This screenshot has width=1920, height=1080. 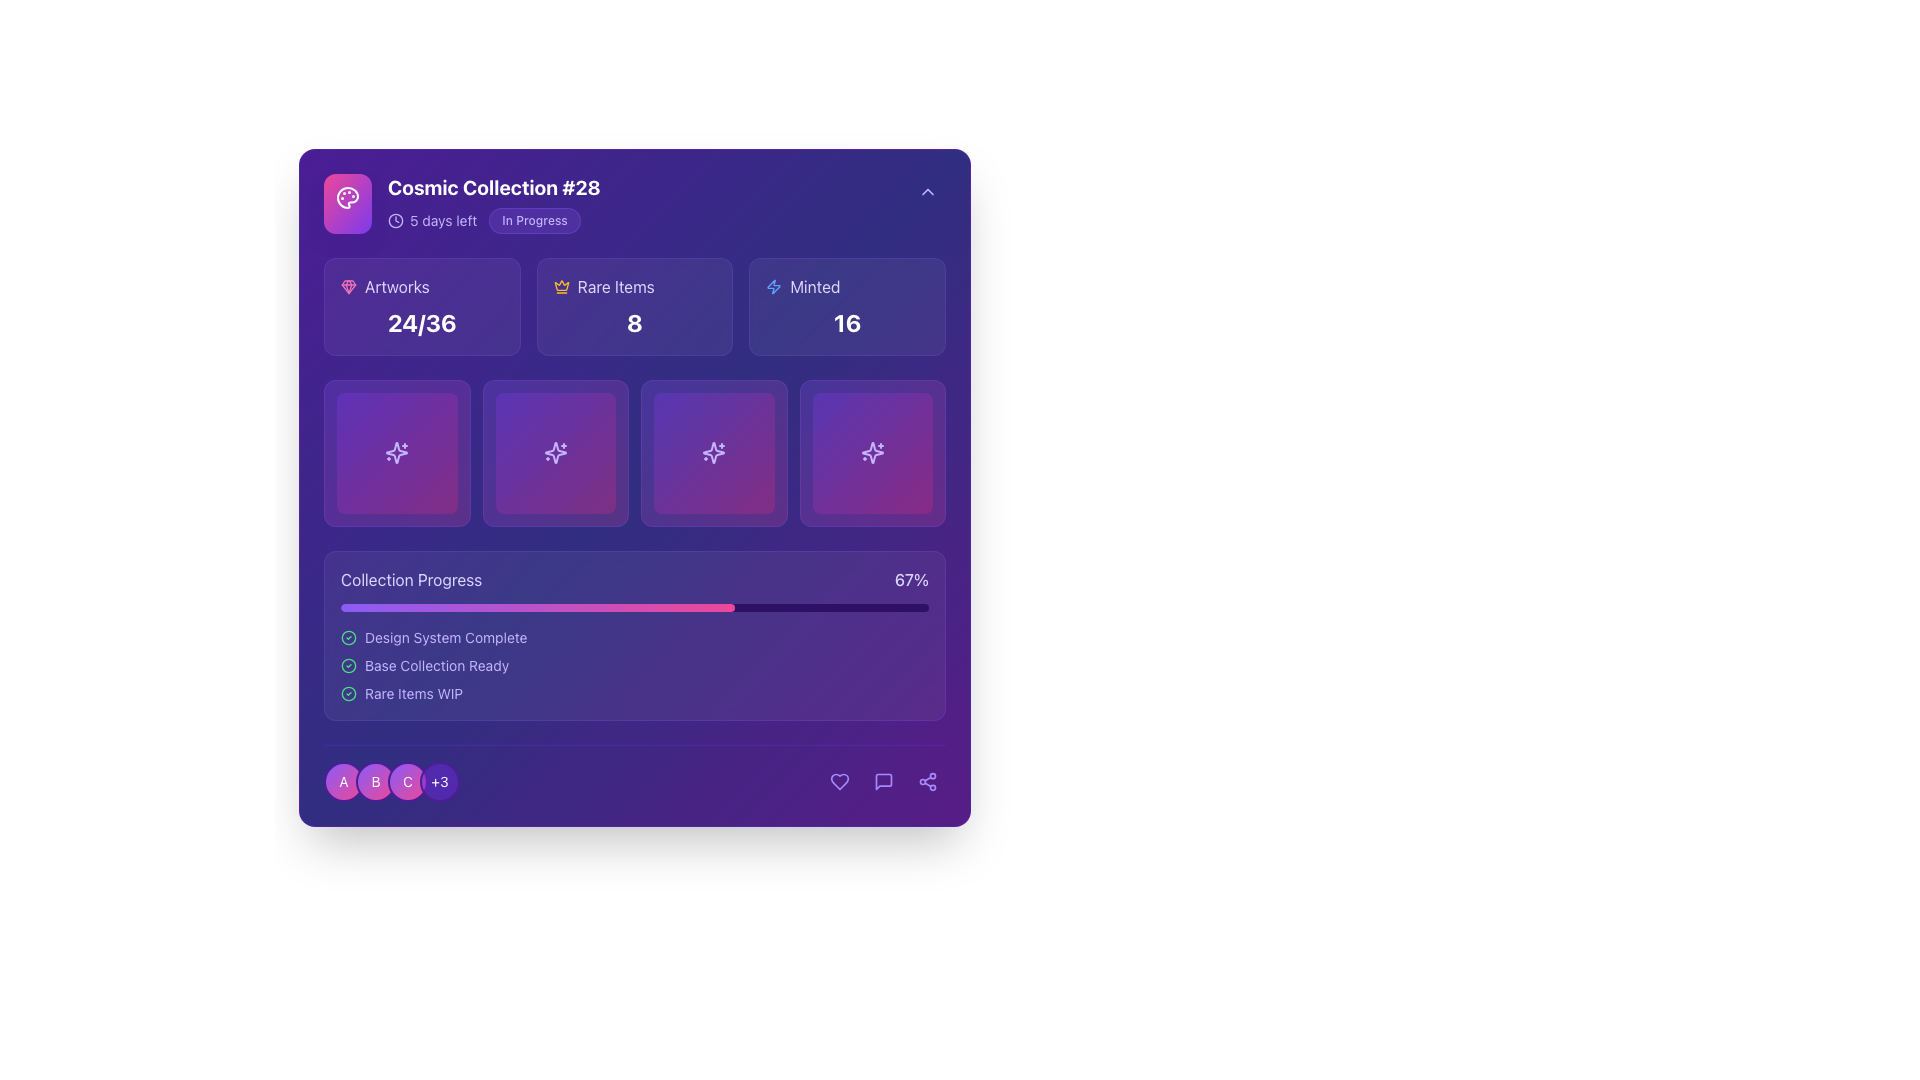 I want to click on status items in the List item section under 'Collection Progress', which includes 'Design System Complete', 'Base Collection Ready', and 'Rare Items WIP', so click(x=633, y=665).